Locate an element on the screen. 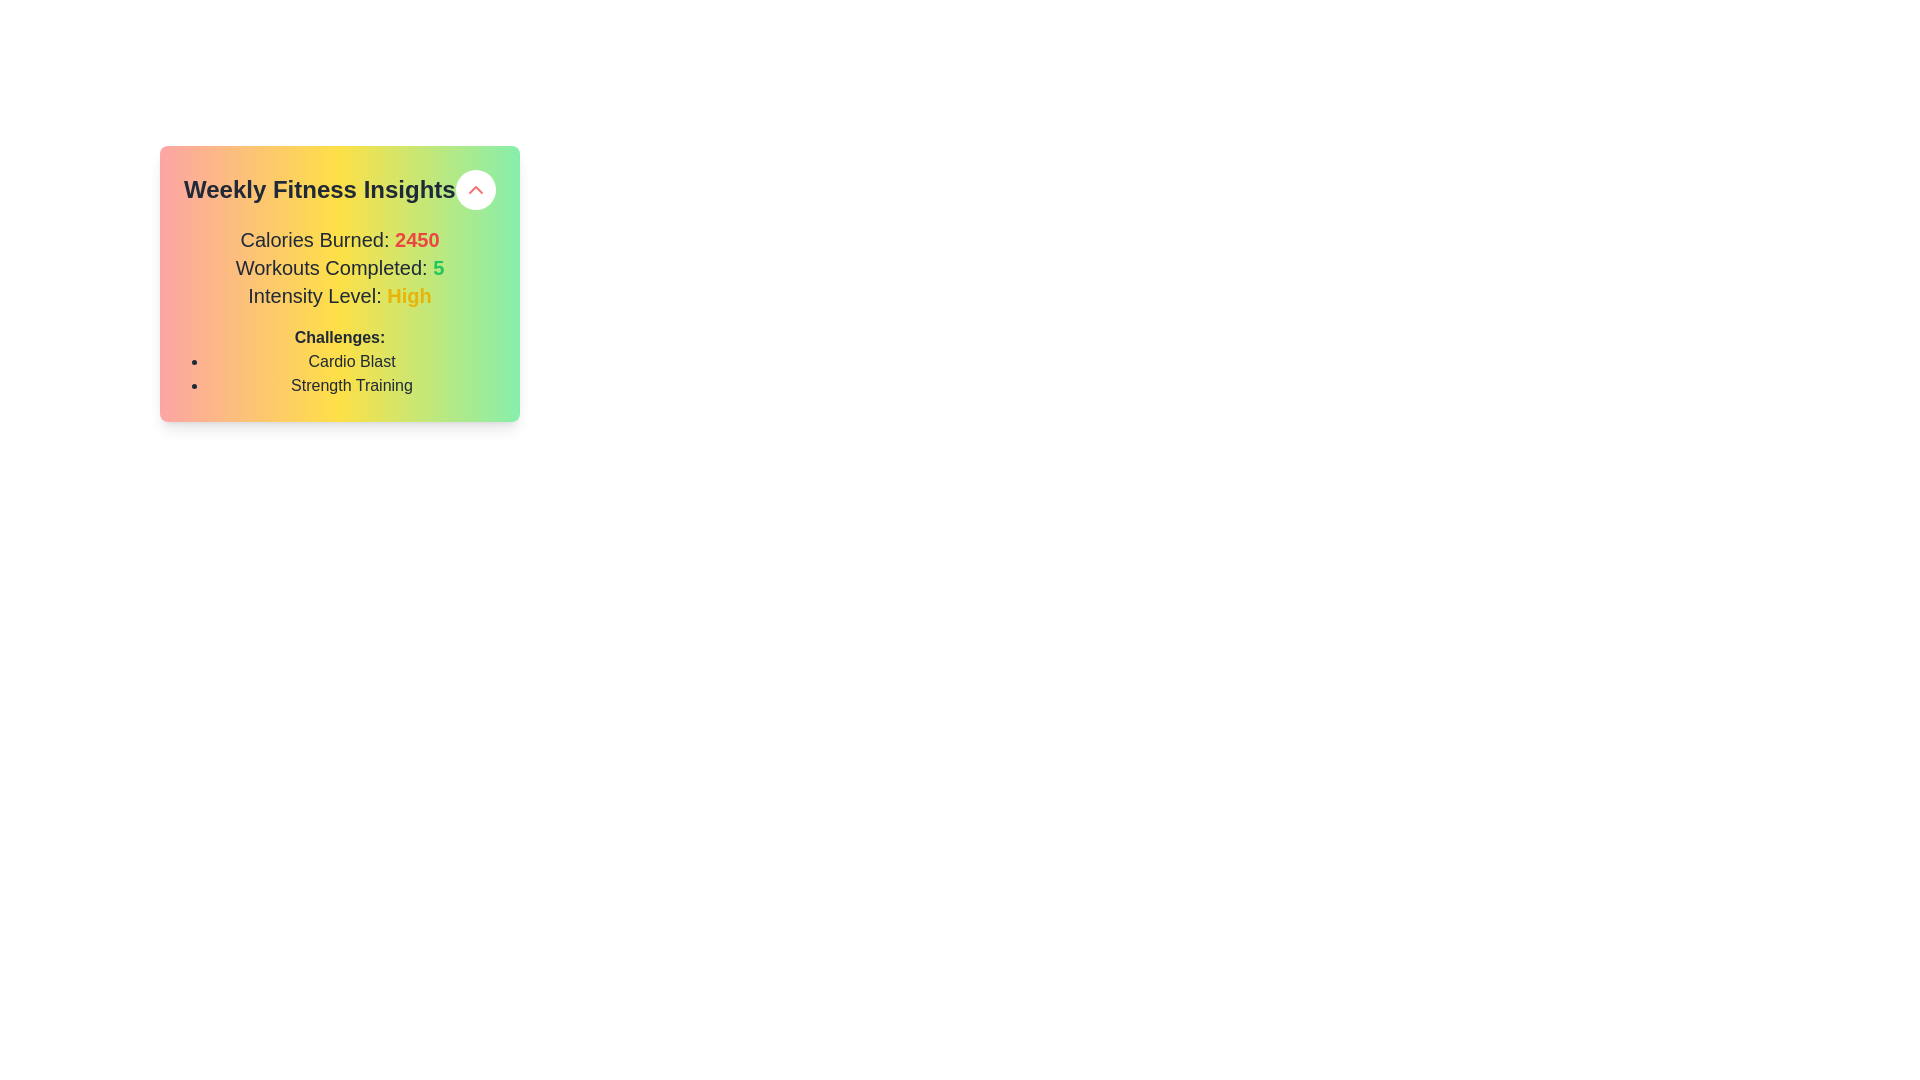  the Text display that shows the total number of calories burned, located at the top of 'Weekly Fitness Insights', above 'Workouts Completed: 5' and 'Intensity Level: High' is located at coordinates (340, 238).